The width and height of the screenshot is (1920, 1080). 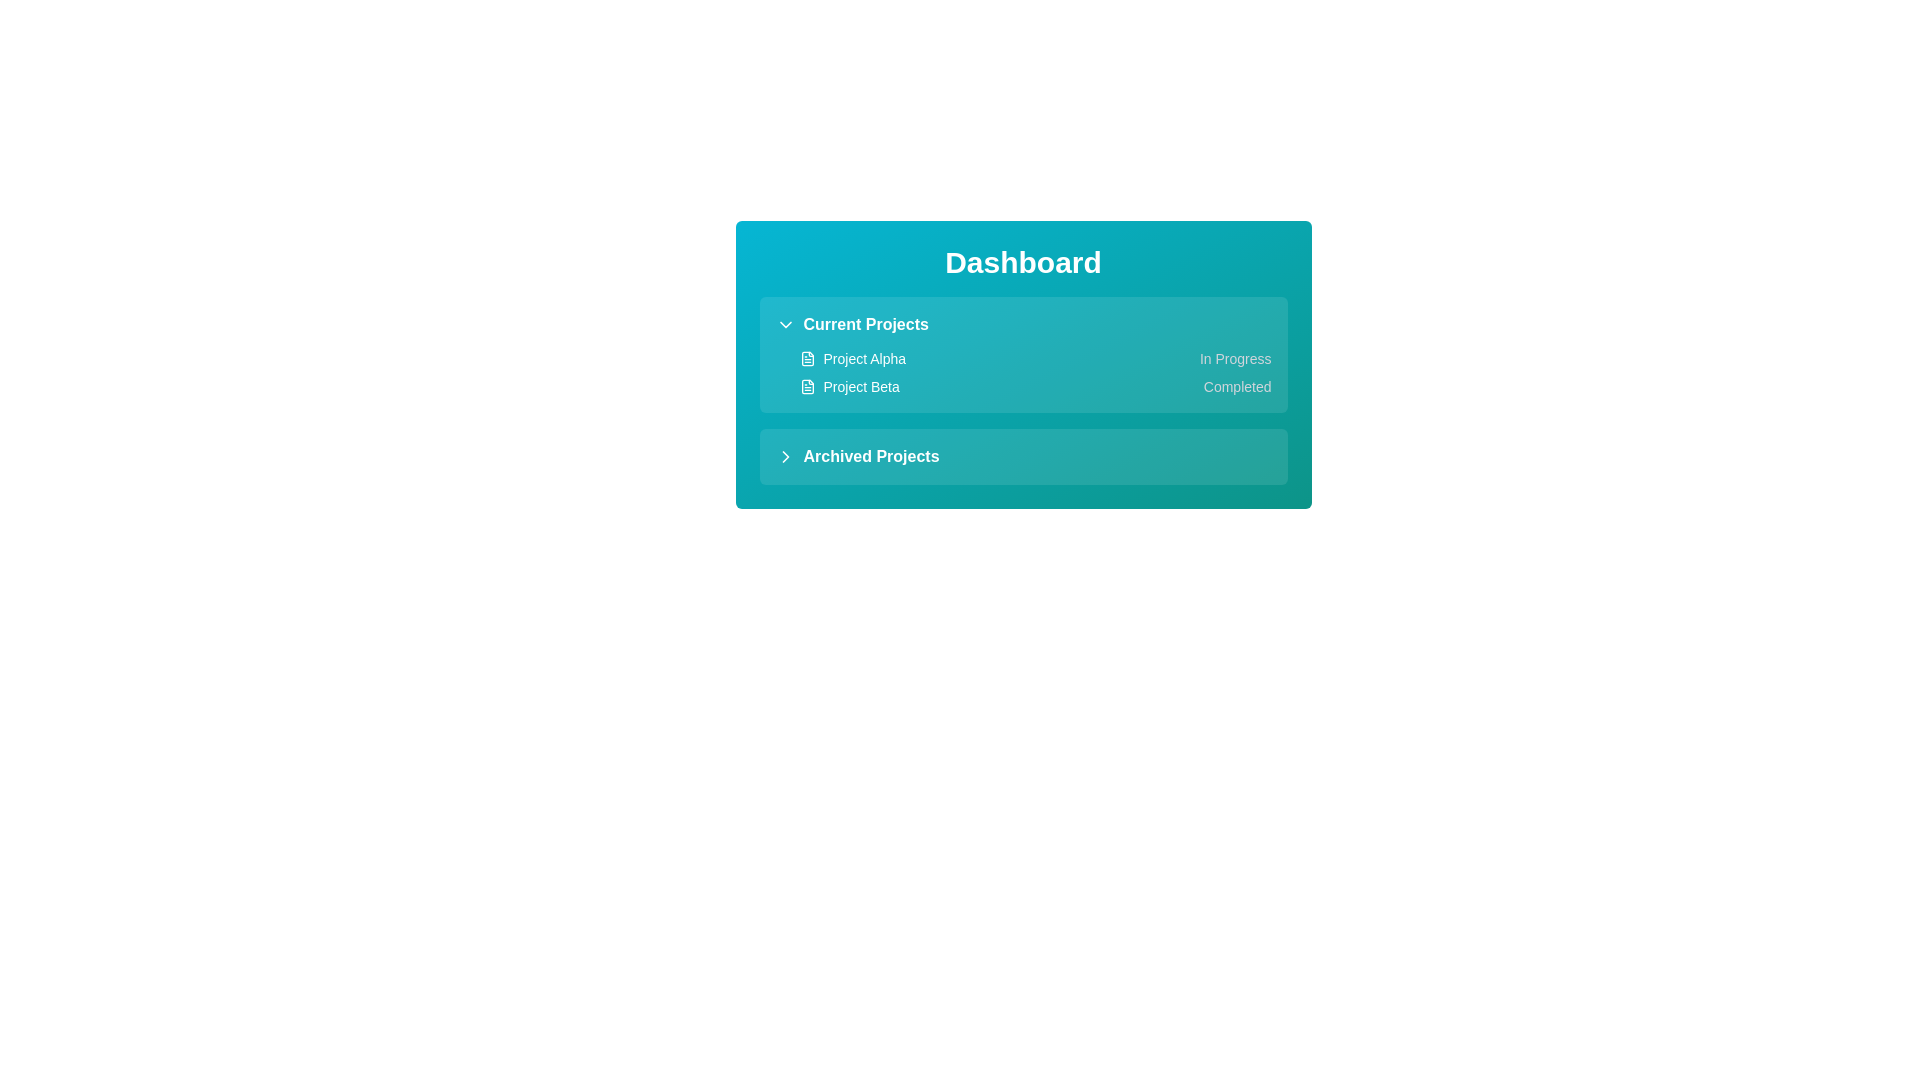 What do you see at coordinates (866, 323) in the screenshot?
I see `the 'Current Projects' text label, which is prominently styled in bold font and located in the top left section of the 'Dashboard' card` at bounding box center [866, 323].